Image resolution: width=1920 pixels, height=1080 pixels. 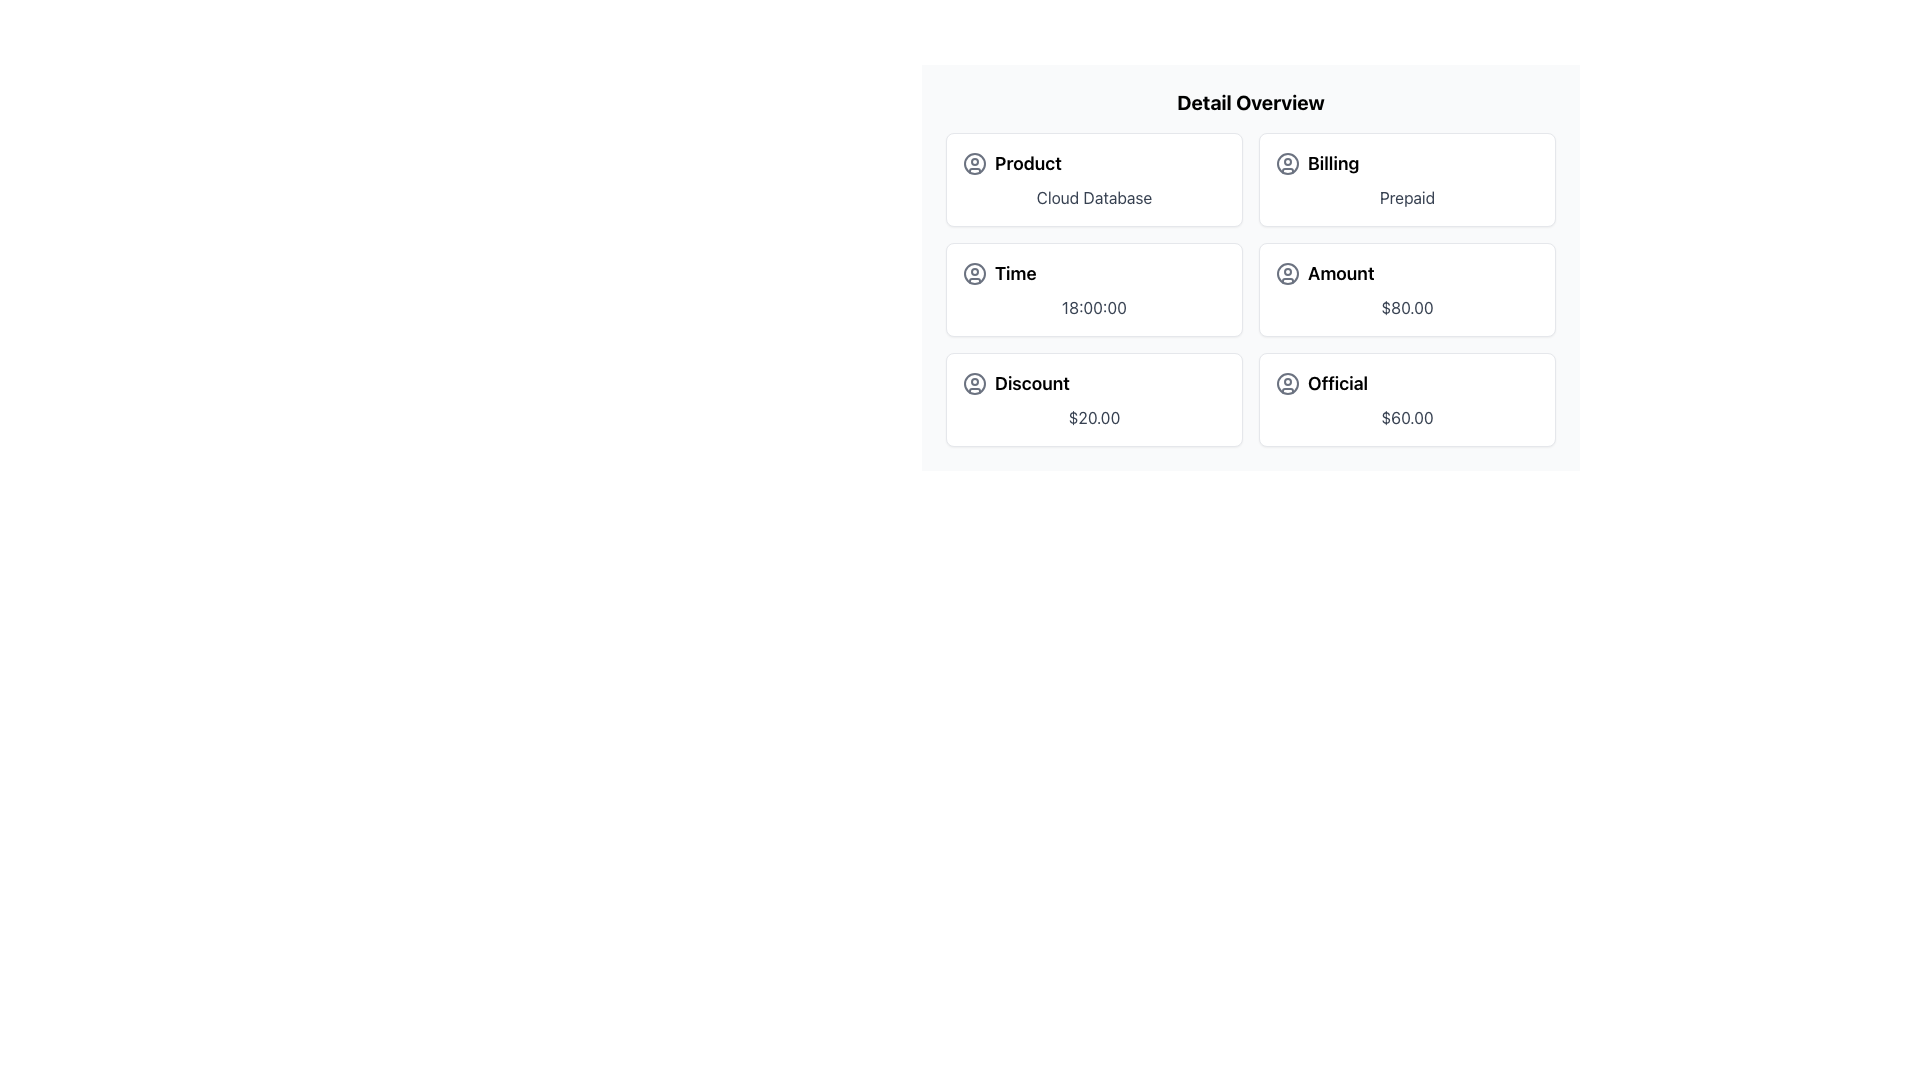 I want to click on the circular user silhouette icon with a gray outline located next to the 'Official' label in the 'Detail Overview' section, so click(x=1287, y=384).